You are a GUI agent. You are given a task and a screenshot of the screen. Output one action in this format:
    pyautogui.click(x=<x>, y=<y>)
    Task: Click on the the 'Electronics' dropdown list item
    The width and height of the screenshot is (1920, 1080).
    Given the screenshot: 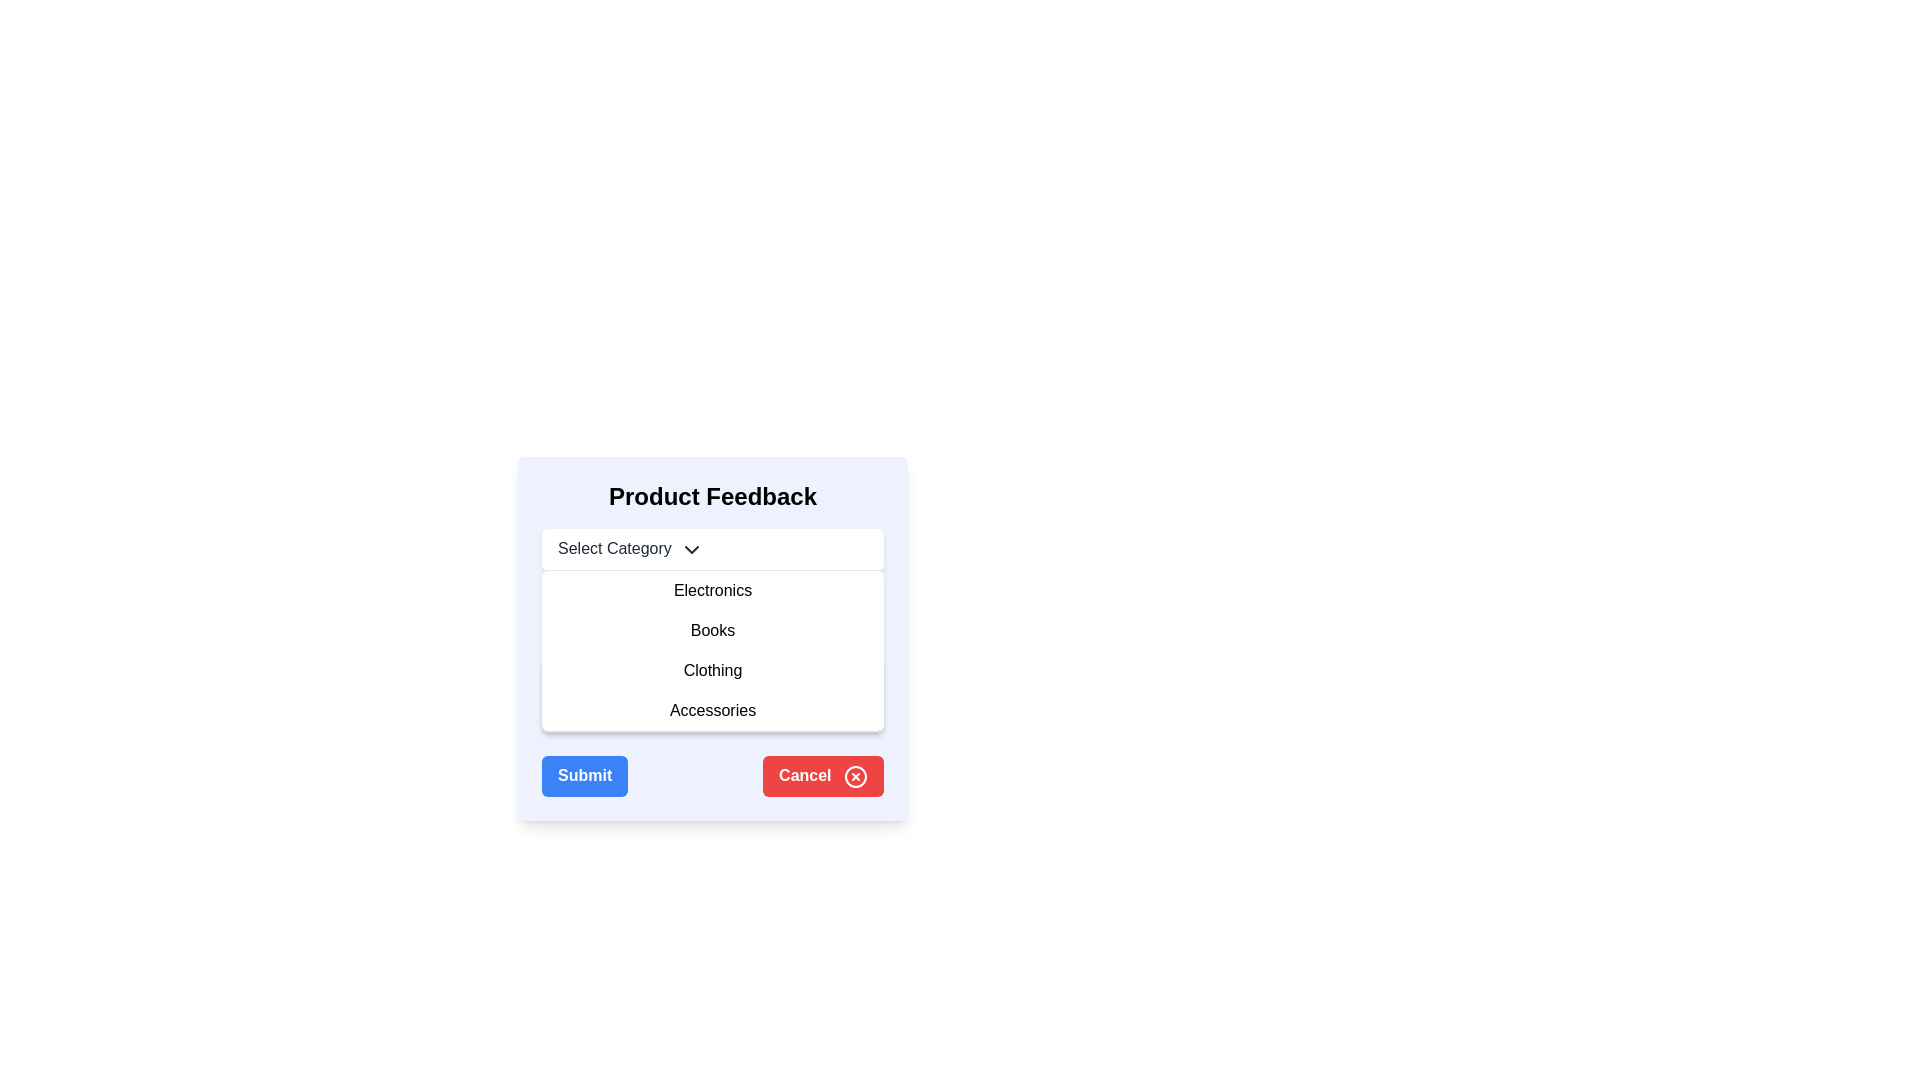 What is the action you would take?
    pyautogui.click(x=713, y=589)
    